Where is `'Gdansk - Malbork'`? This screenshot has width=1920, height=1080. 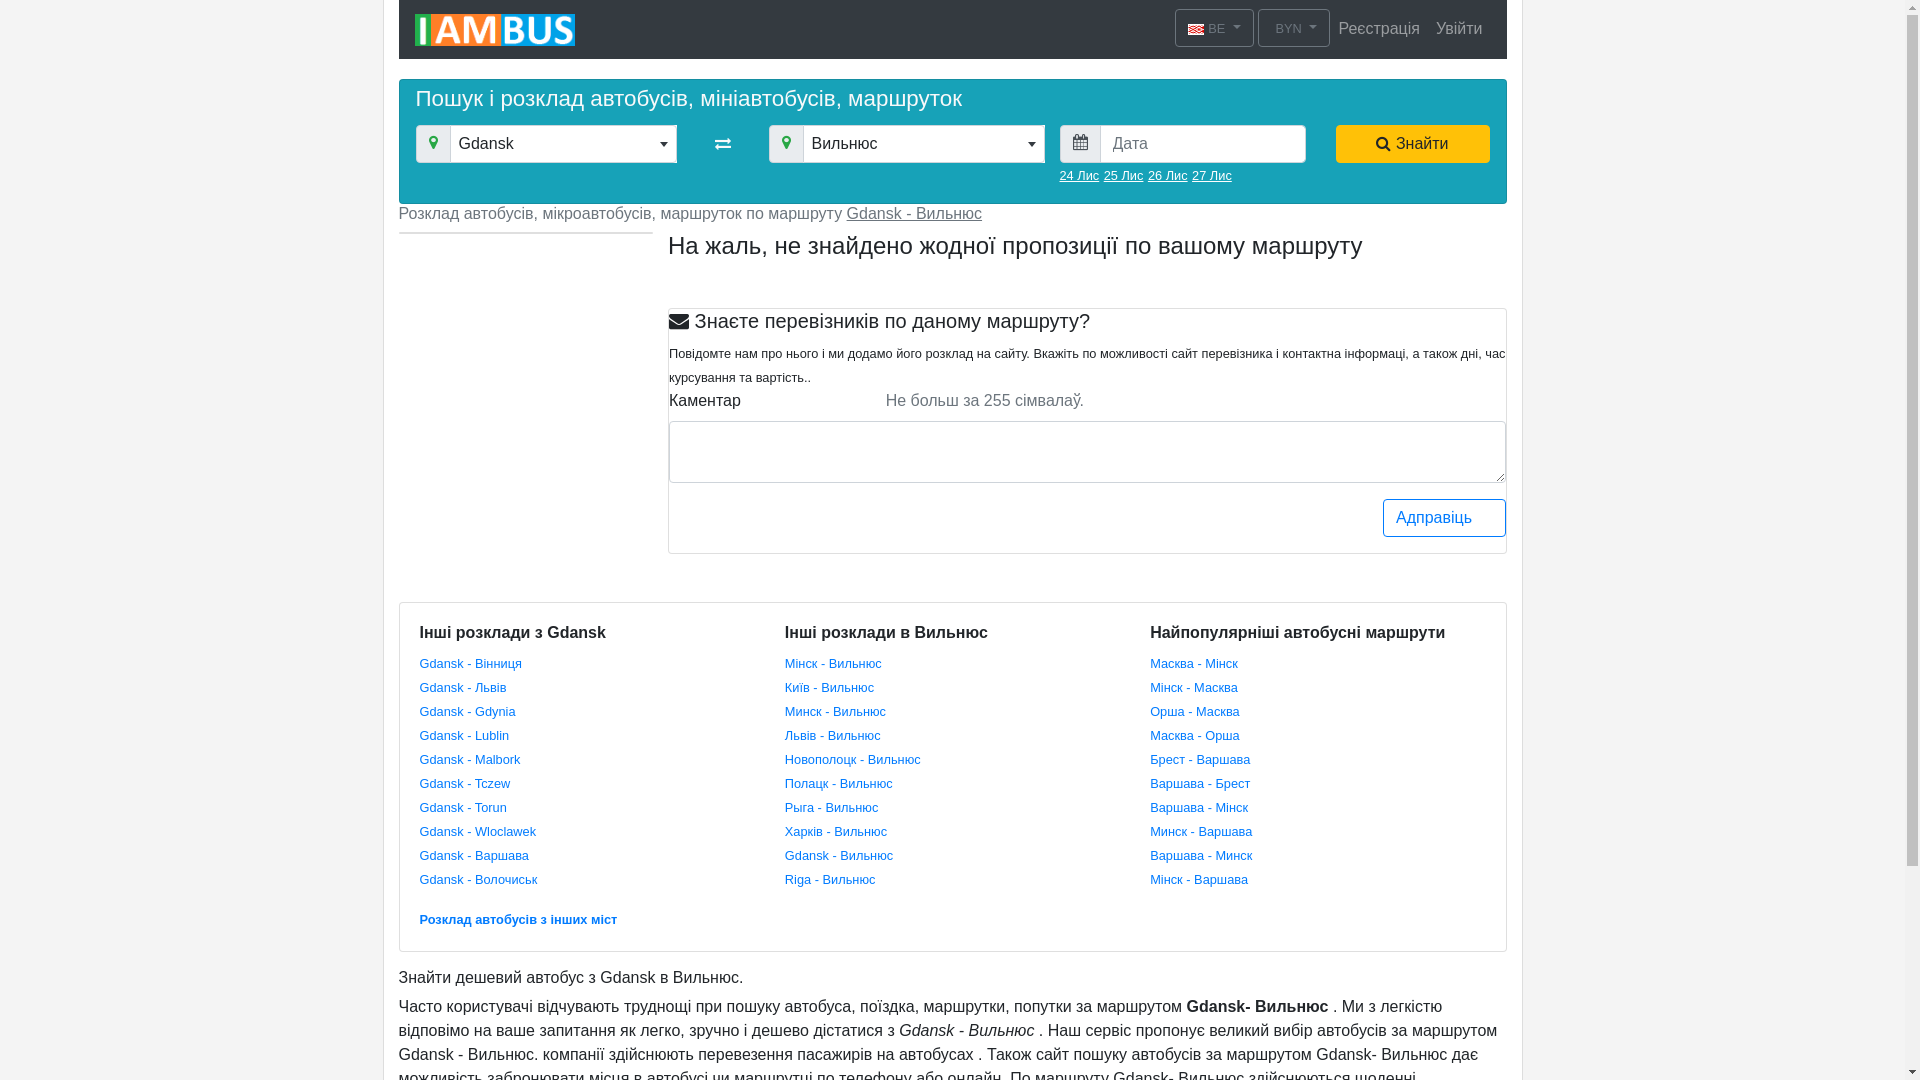
'Gdansk - Malbork' is located at coordinates (469, 758).